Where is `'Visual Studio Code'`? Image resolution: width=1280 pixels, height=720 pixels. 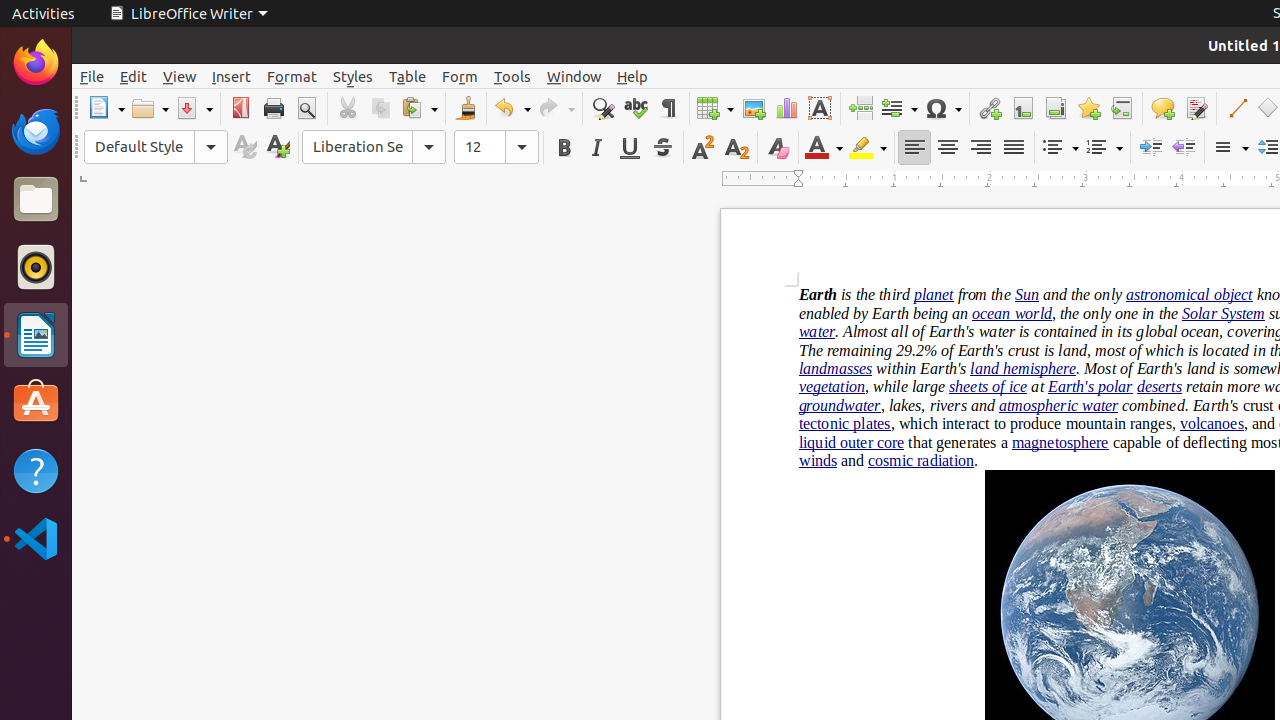 'Visual Studio Code' is located at coordinates (35, 537).